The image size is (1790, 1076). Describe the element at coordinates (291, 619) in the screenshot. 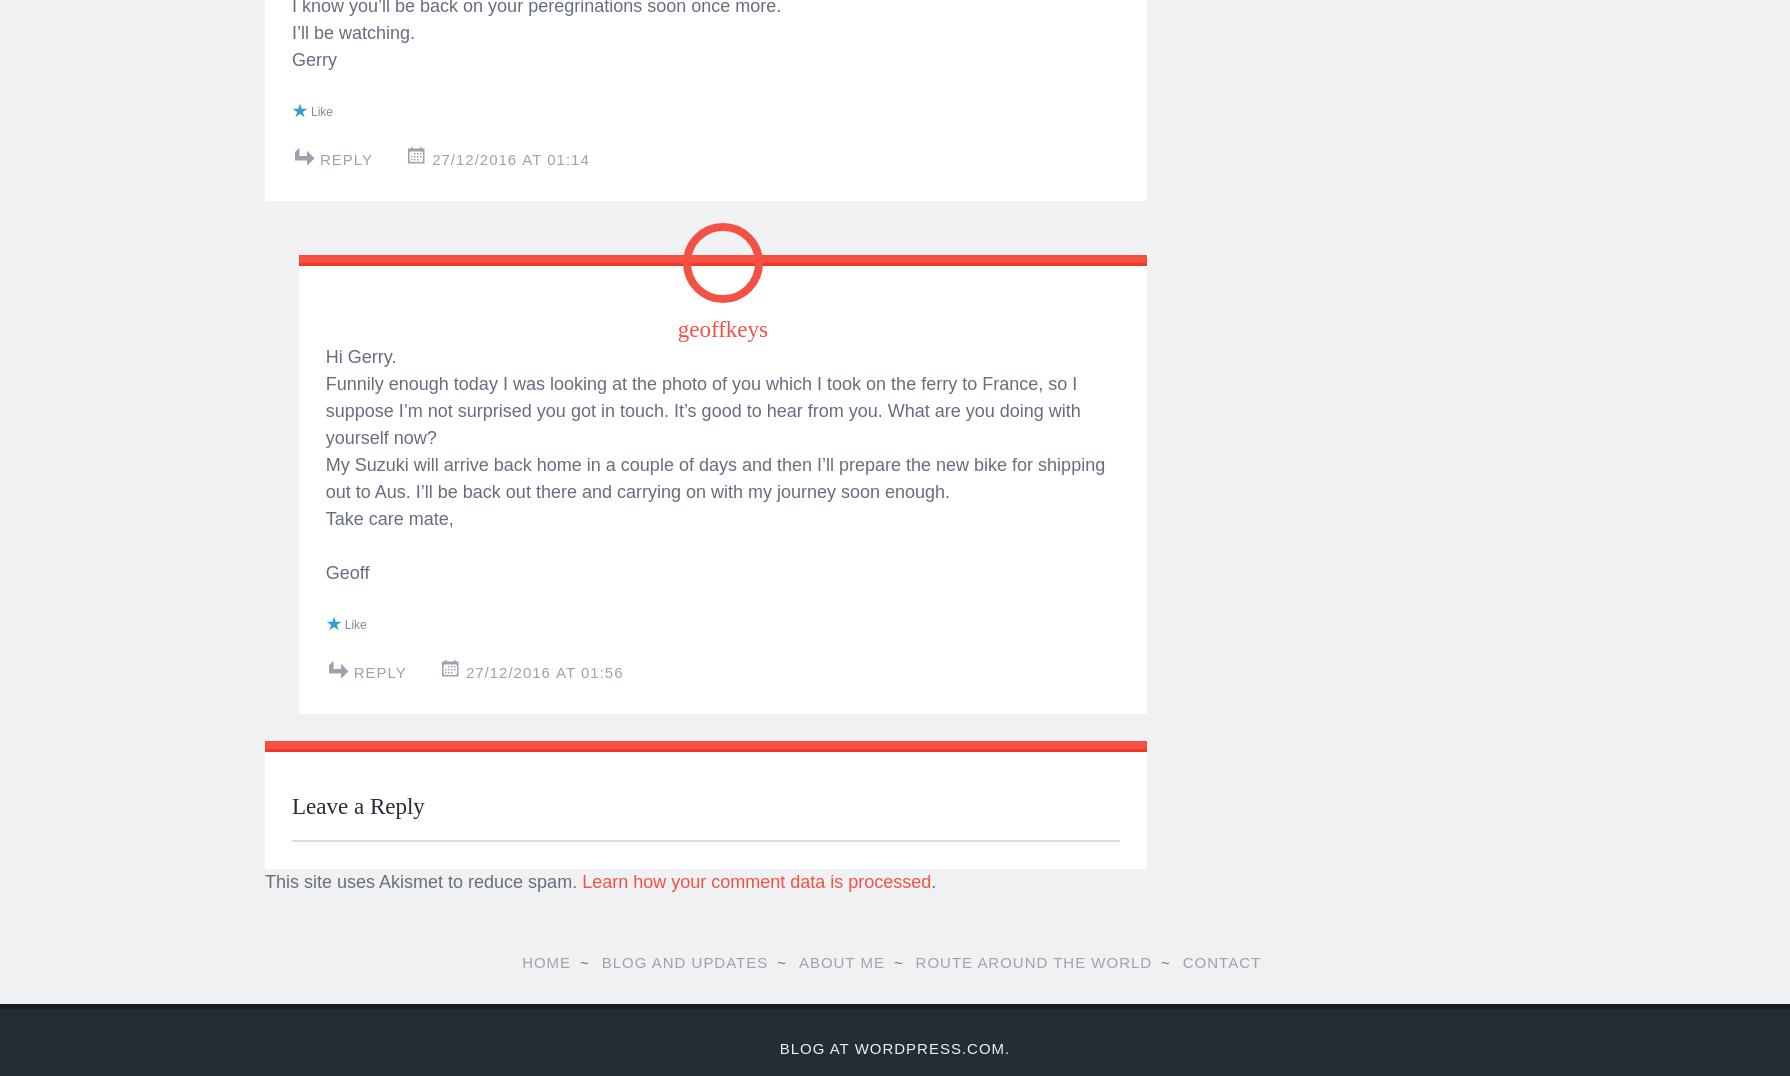

I see `'I know you’ll be back on your peregrinations soon once more.'` at that location.